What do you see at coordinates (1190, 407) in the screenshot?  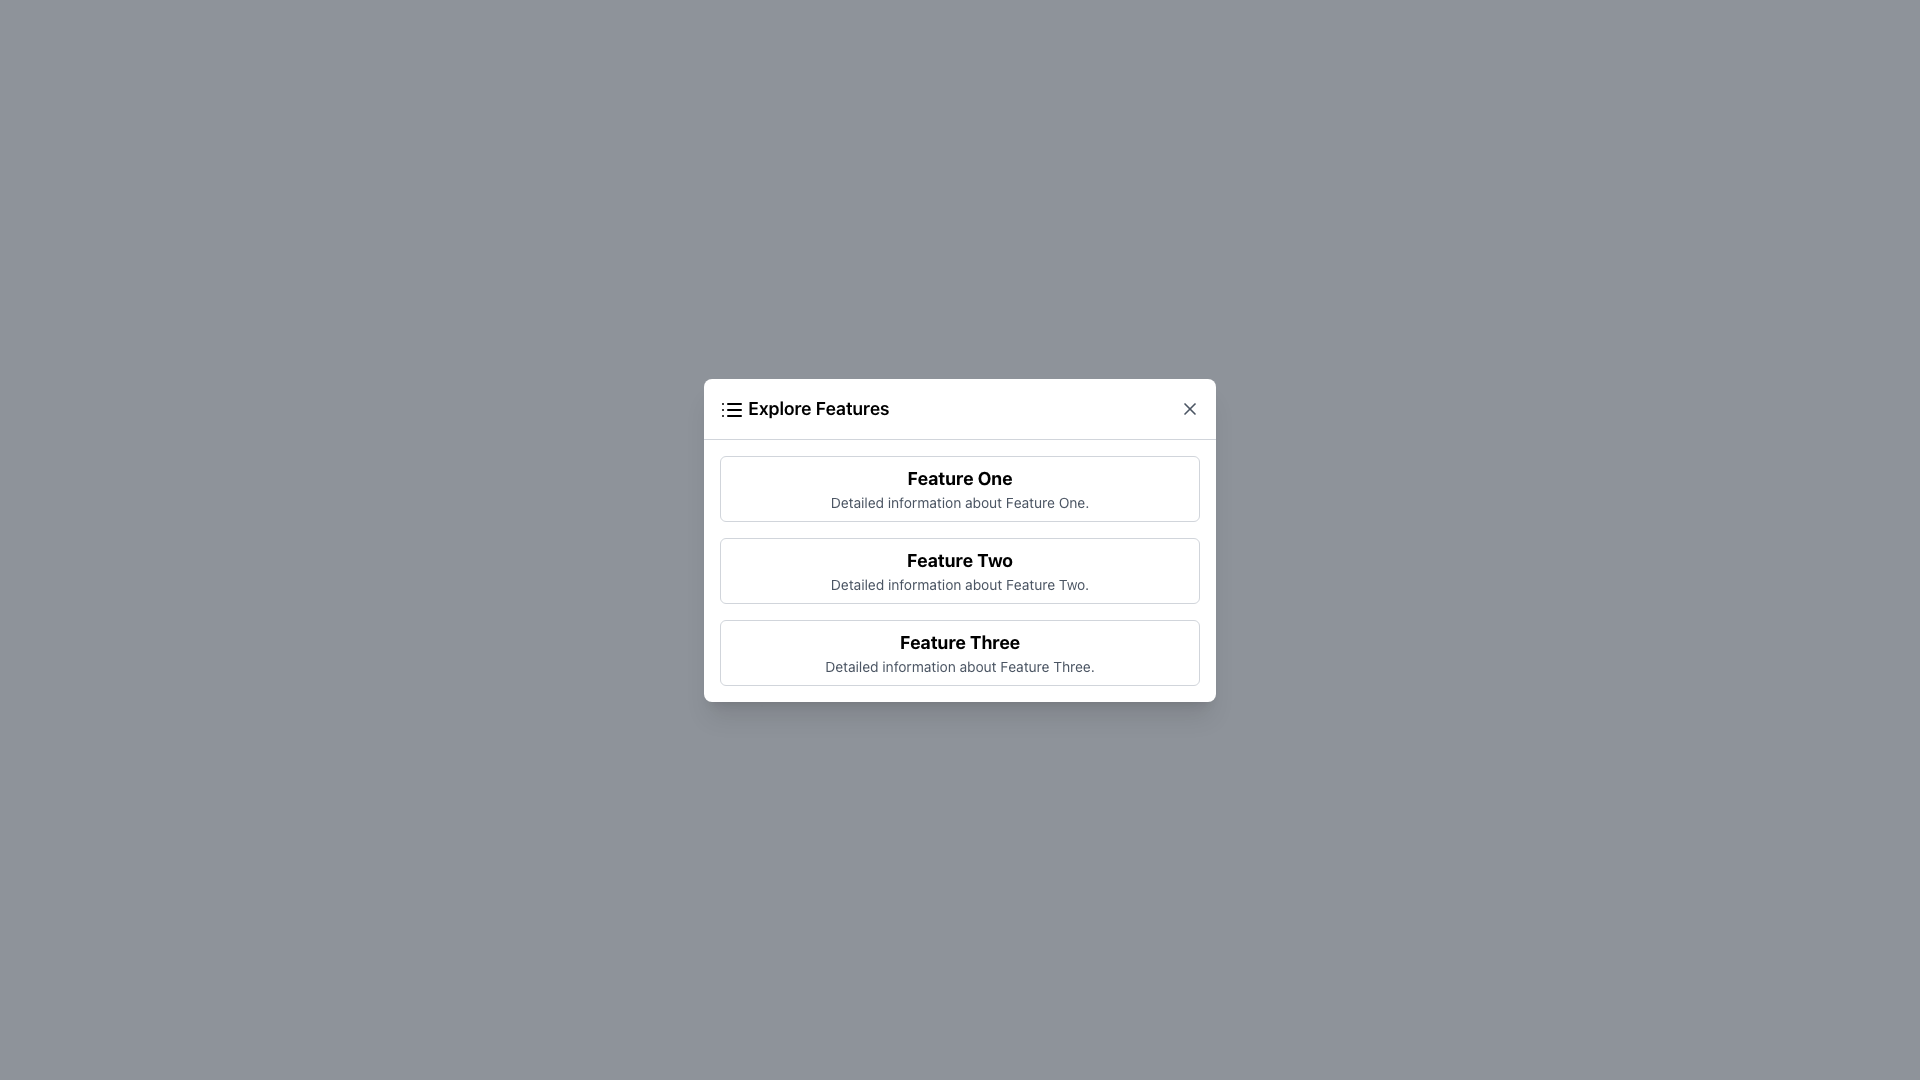 I see `the close button located in the top-right corner of the header section` at bounding box center [1190, 407].